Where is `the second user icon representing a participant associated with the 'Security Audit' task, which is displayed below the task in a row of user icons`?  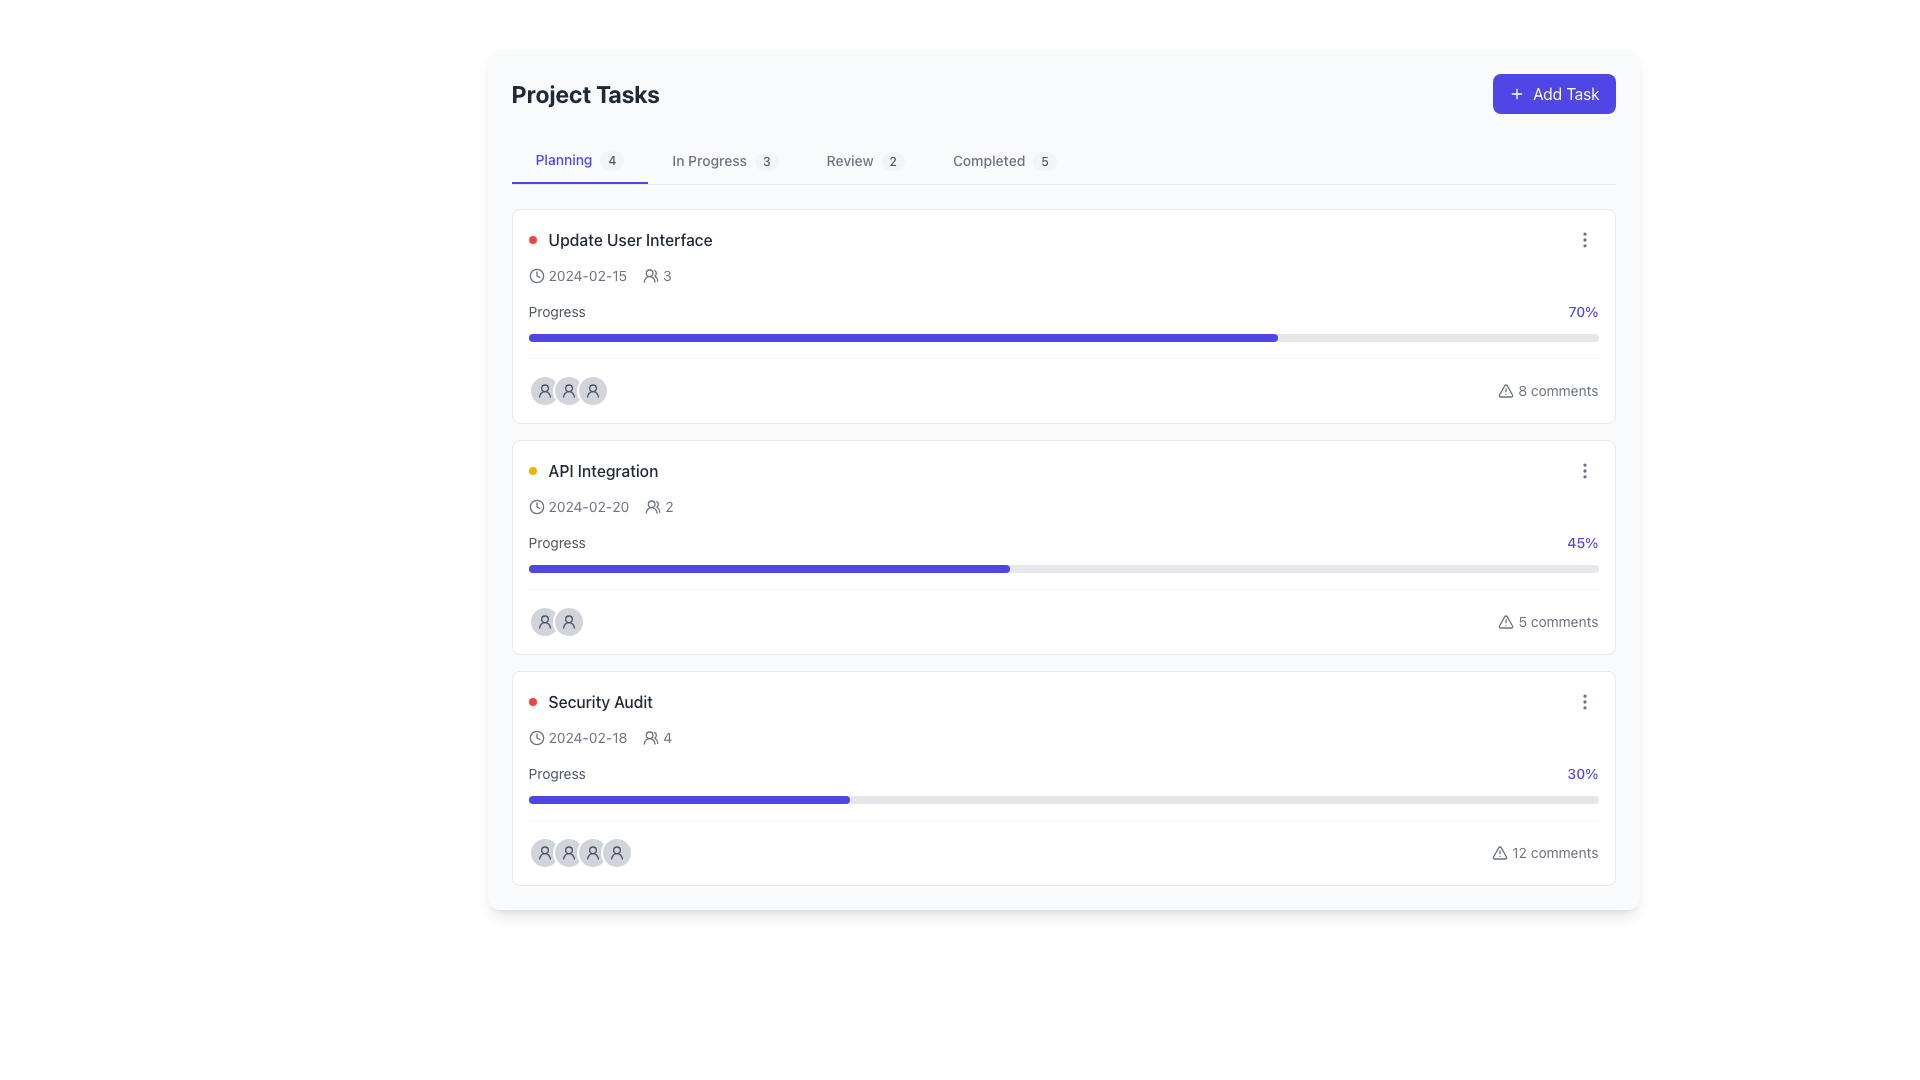 the second user icon representing a participant associated with the 'Security Audit' task, which is displayed below the task in a row of user icons is located at coordinates (591, 852).